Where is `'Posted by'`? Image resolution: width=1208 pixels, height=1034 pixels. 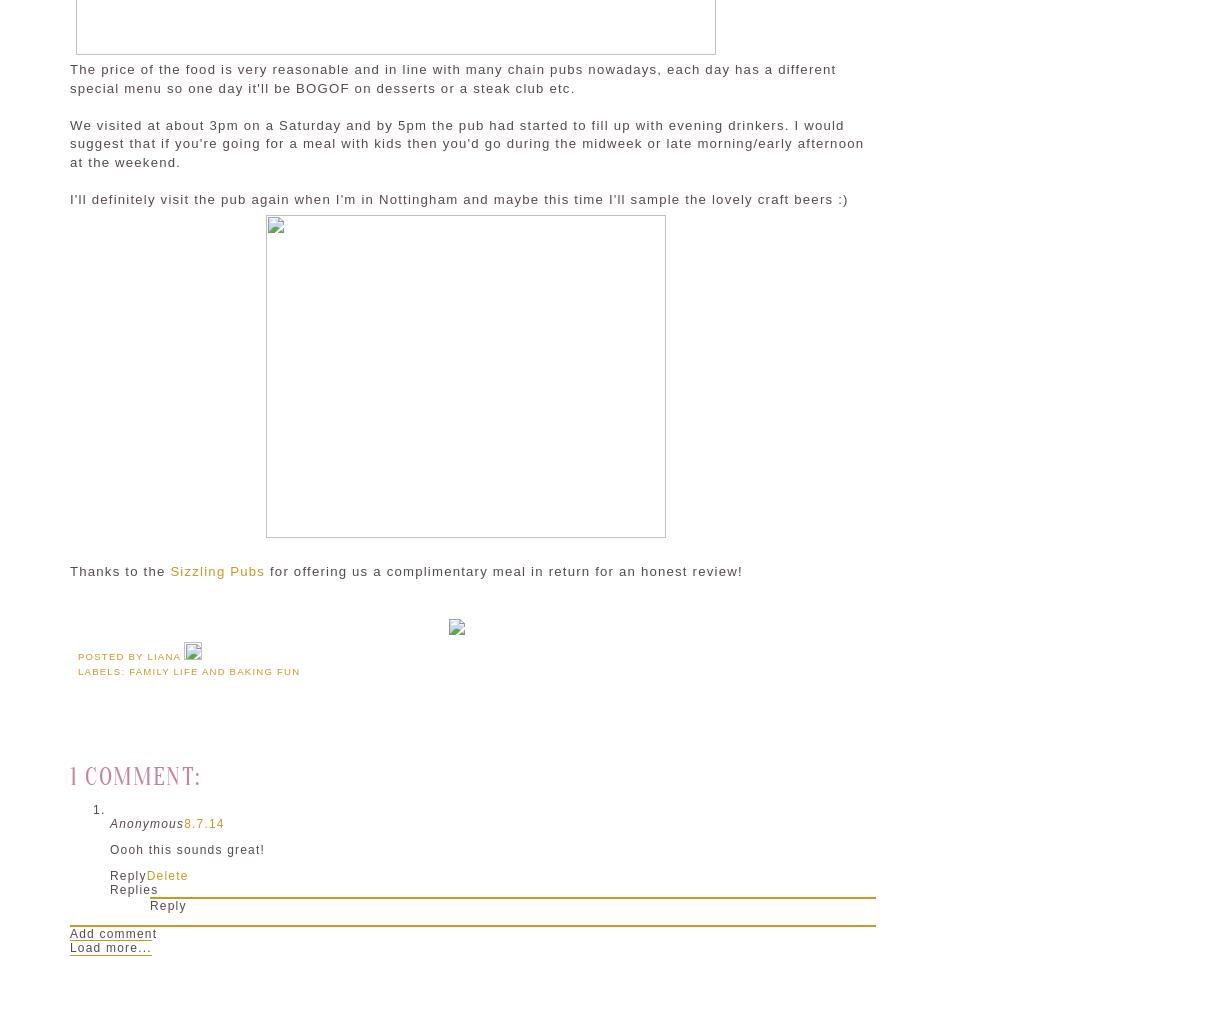 'Posted by' is located at coordinates (111, 655).